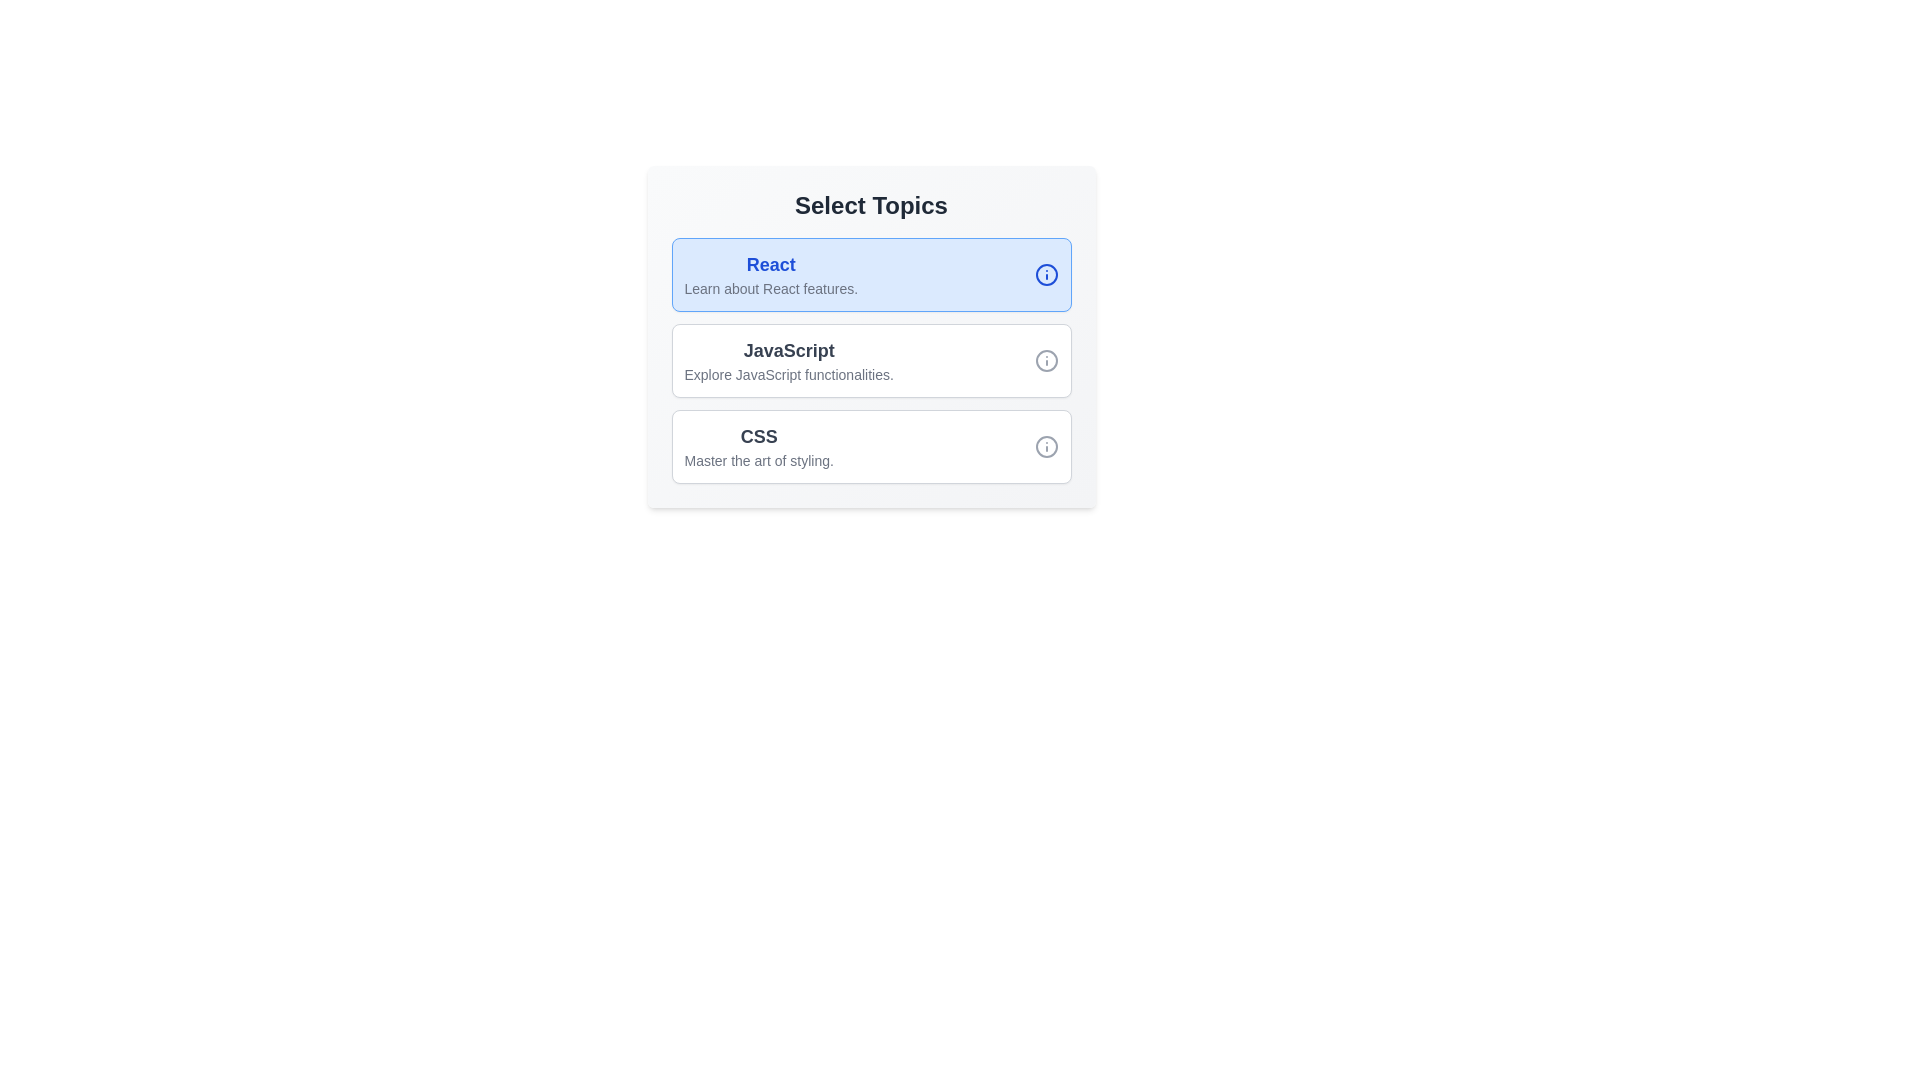 This screenshot has height=1080, width=1920. I want to click on the topic CSS, so click(871, 446).